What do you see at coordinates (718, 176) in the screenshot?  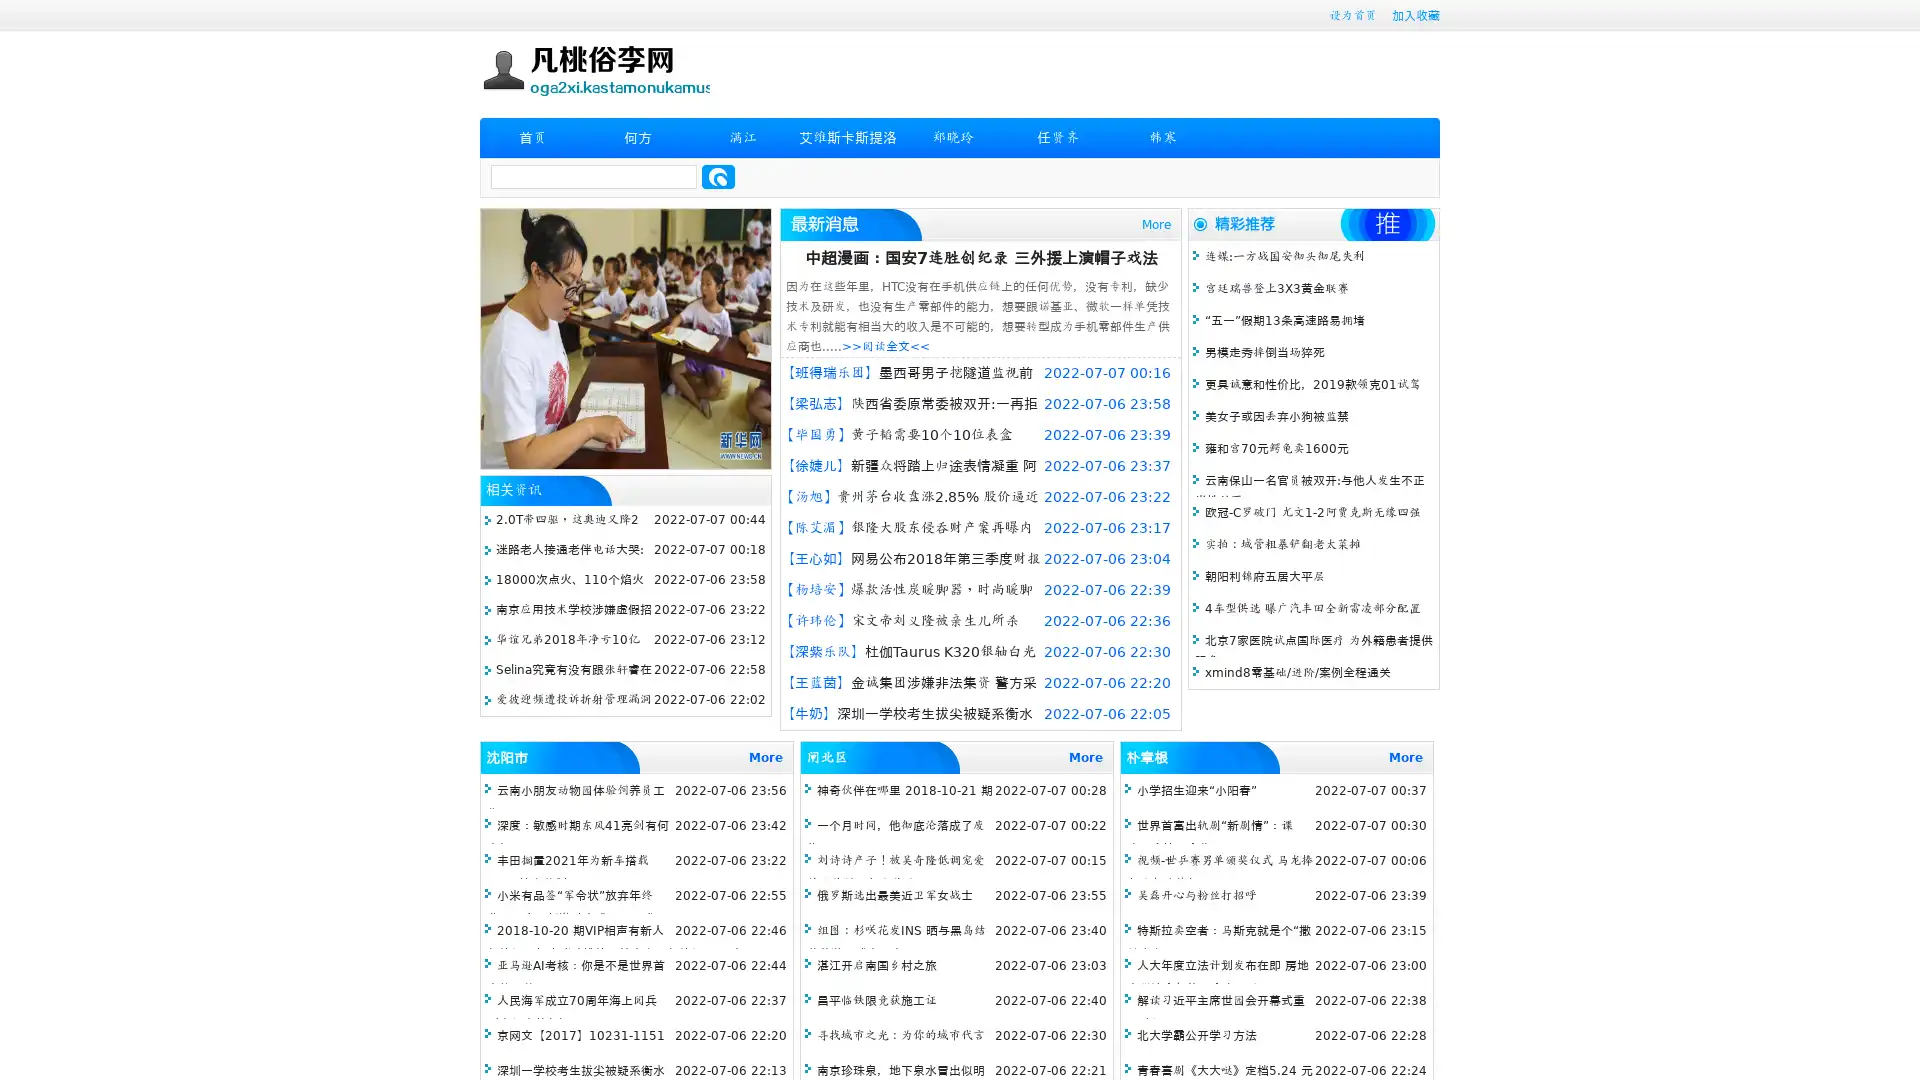 I see `Search` at bounding box center [718, 176].